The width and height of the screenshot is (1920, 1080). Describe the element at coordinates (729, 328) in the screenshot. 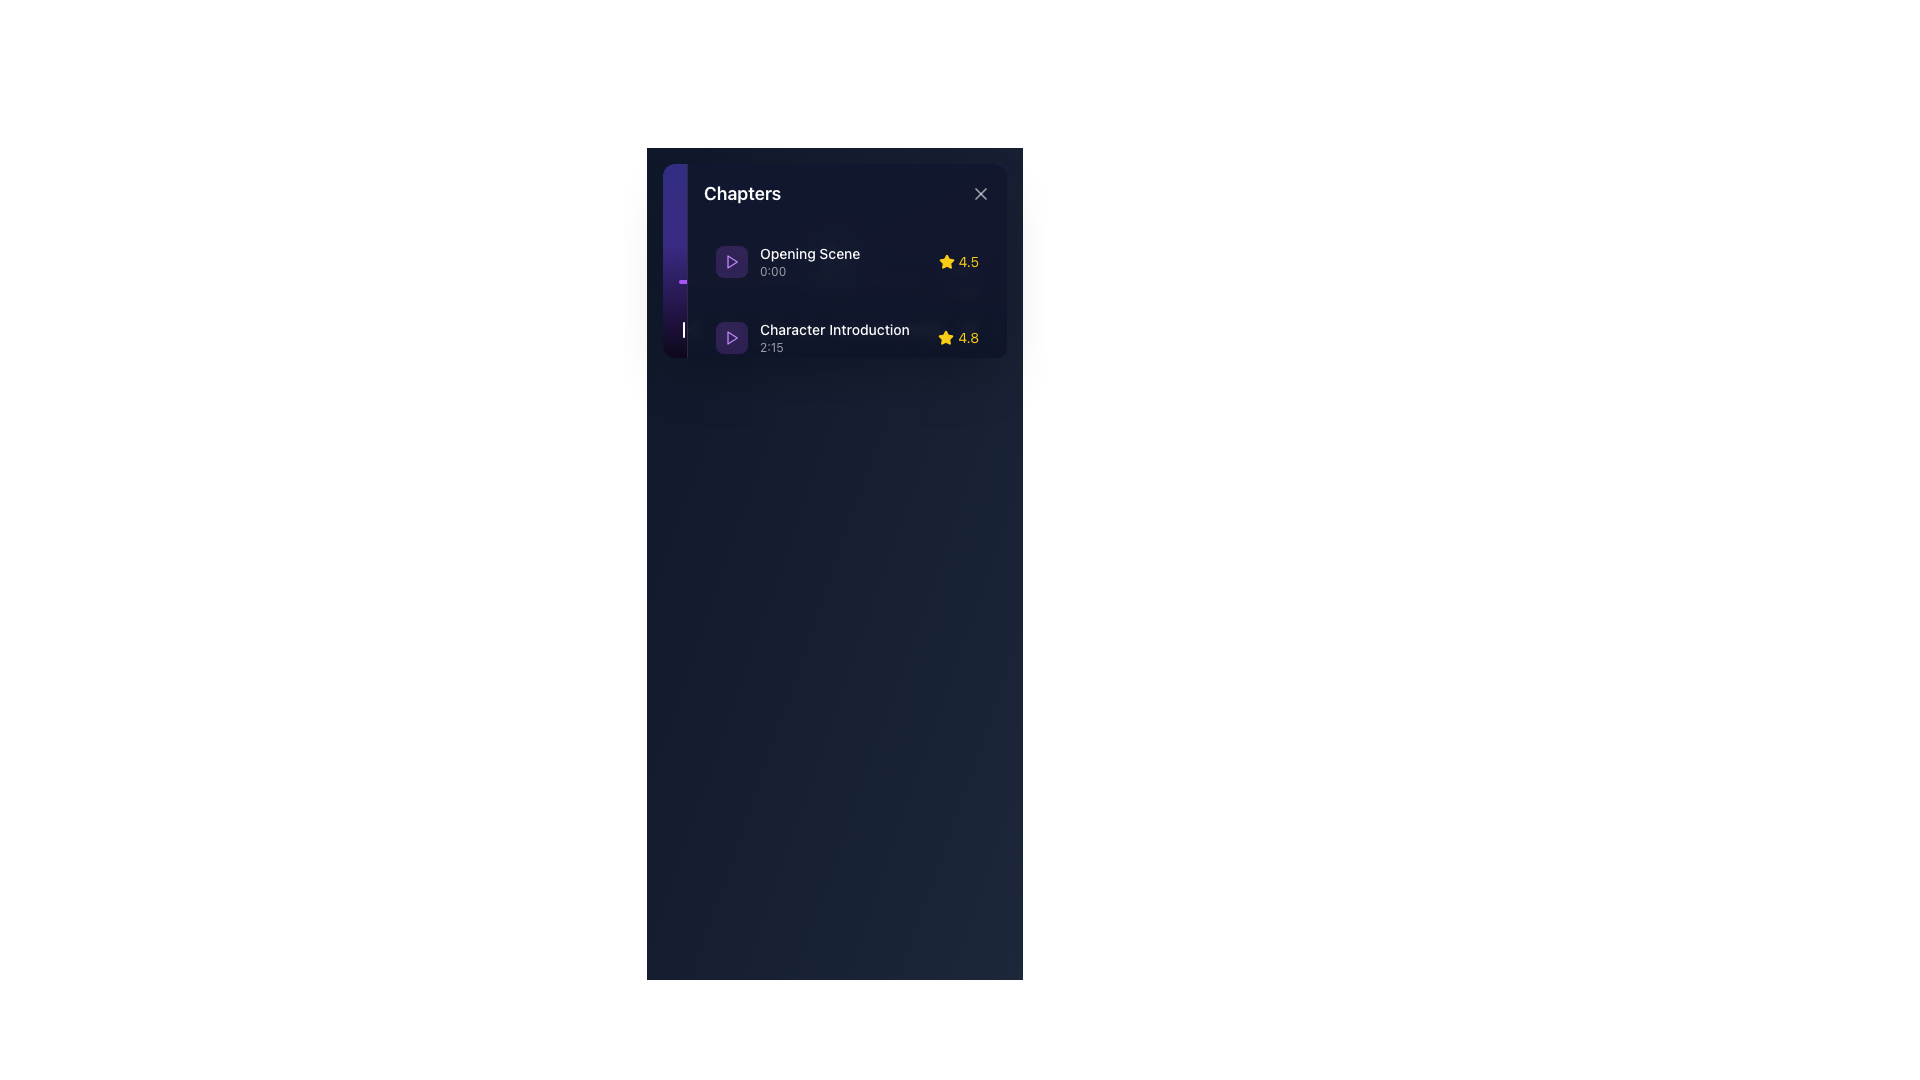

I see `the triangular play icon styled with purple hues to play the second chapter titled 'Character Introduction'` at that location.